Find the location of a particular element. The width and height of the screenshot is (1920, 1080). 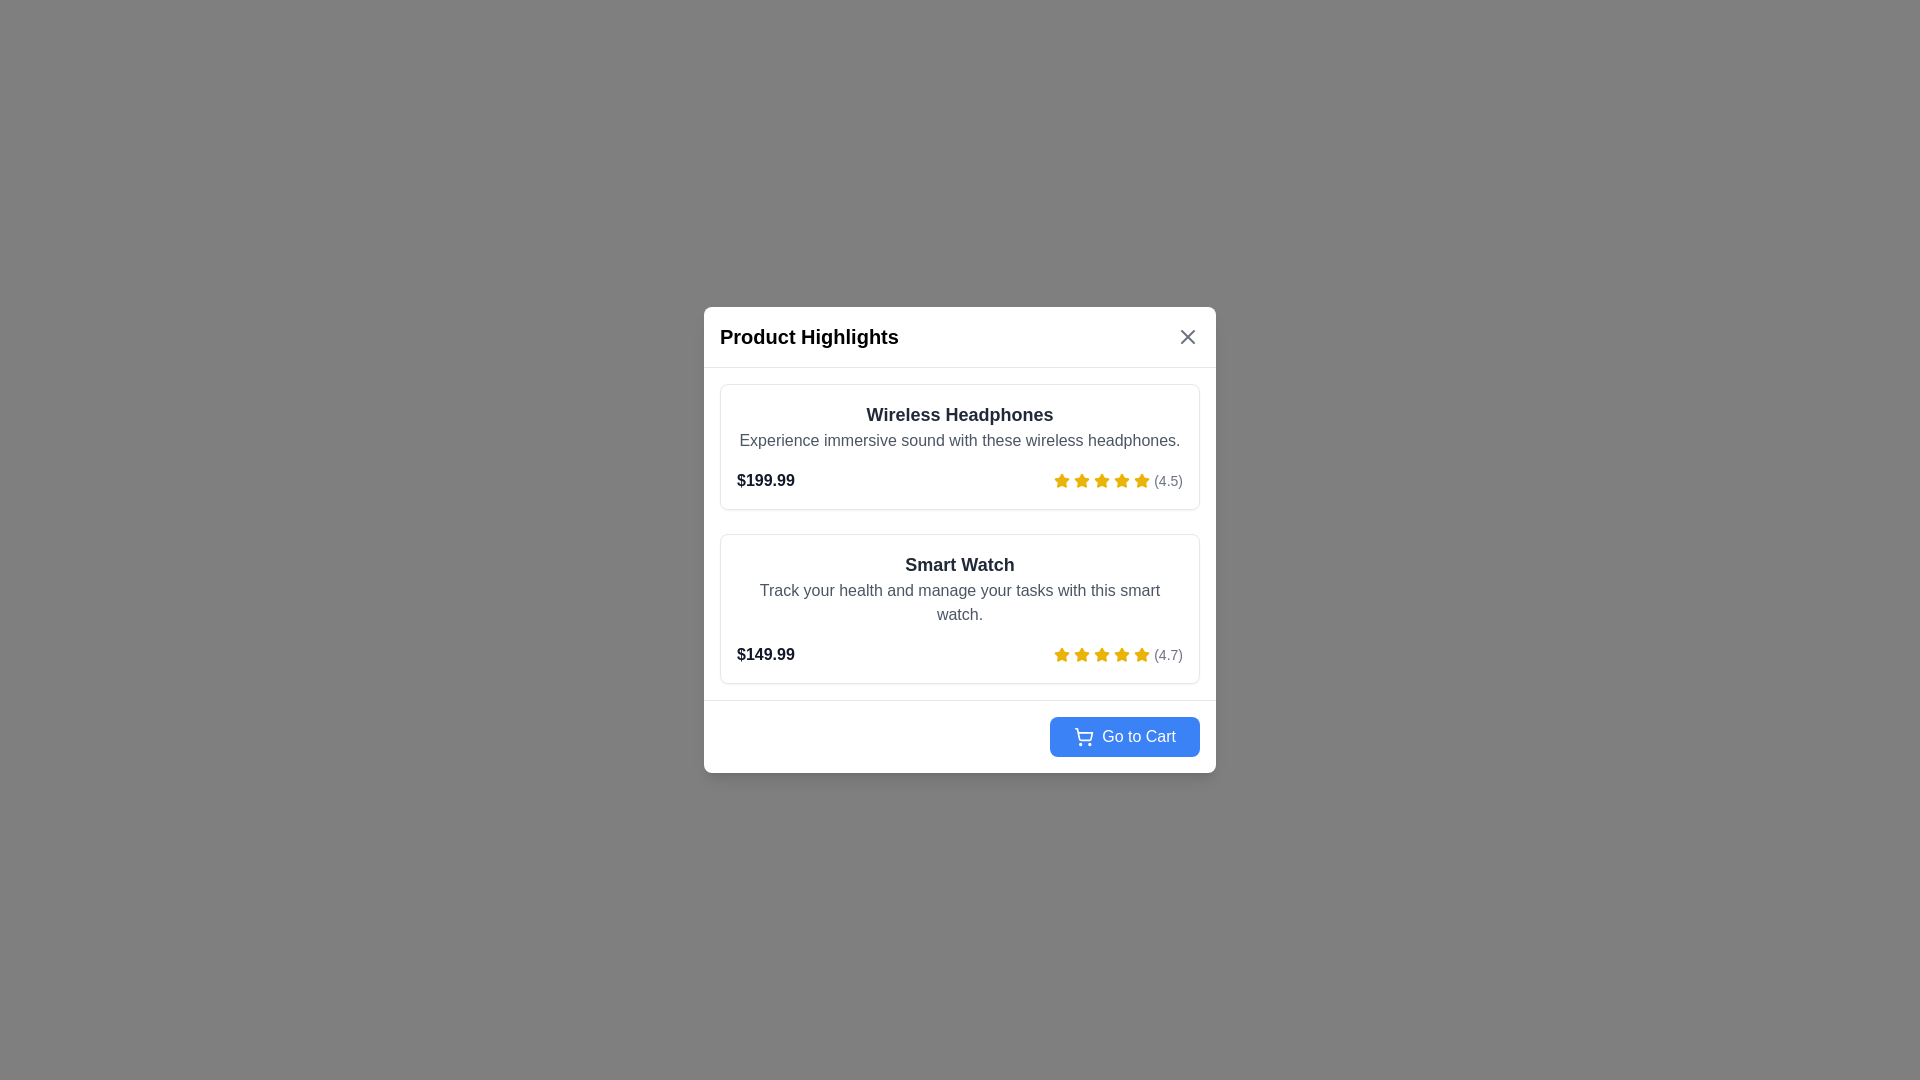

the fourth star icon in the 'Wireless Headphones' section of the 'Product Highlights' list is located at coordinates (1122, 480).